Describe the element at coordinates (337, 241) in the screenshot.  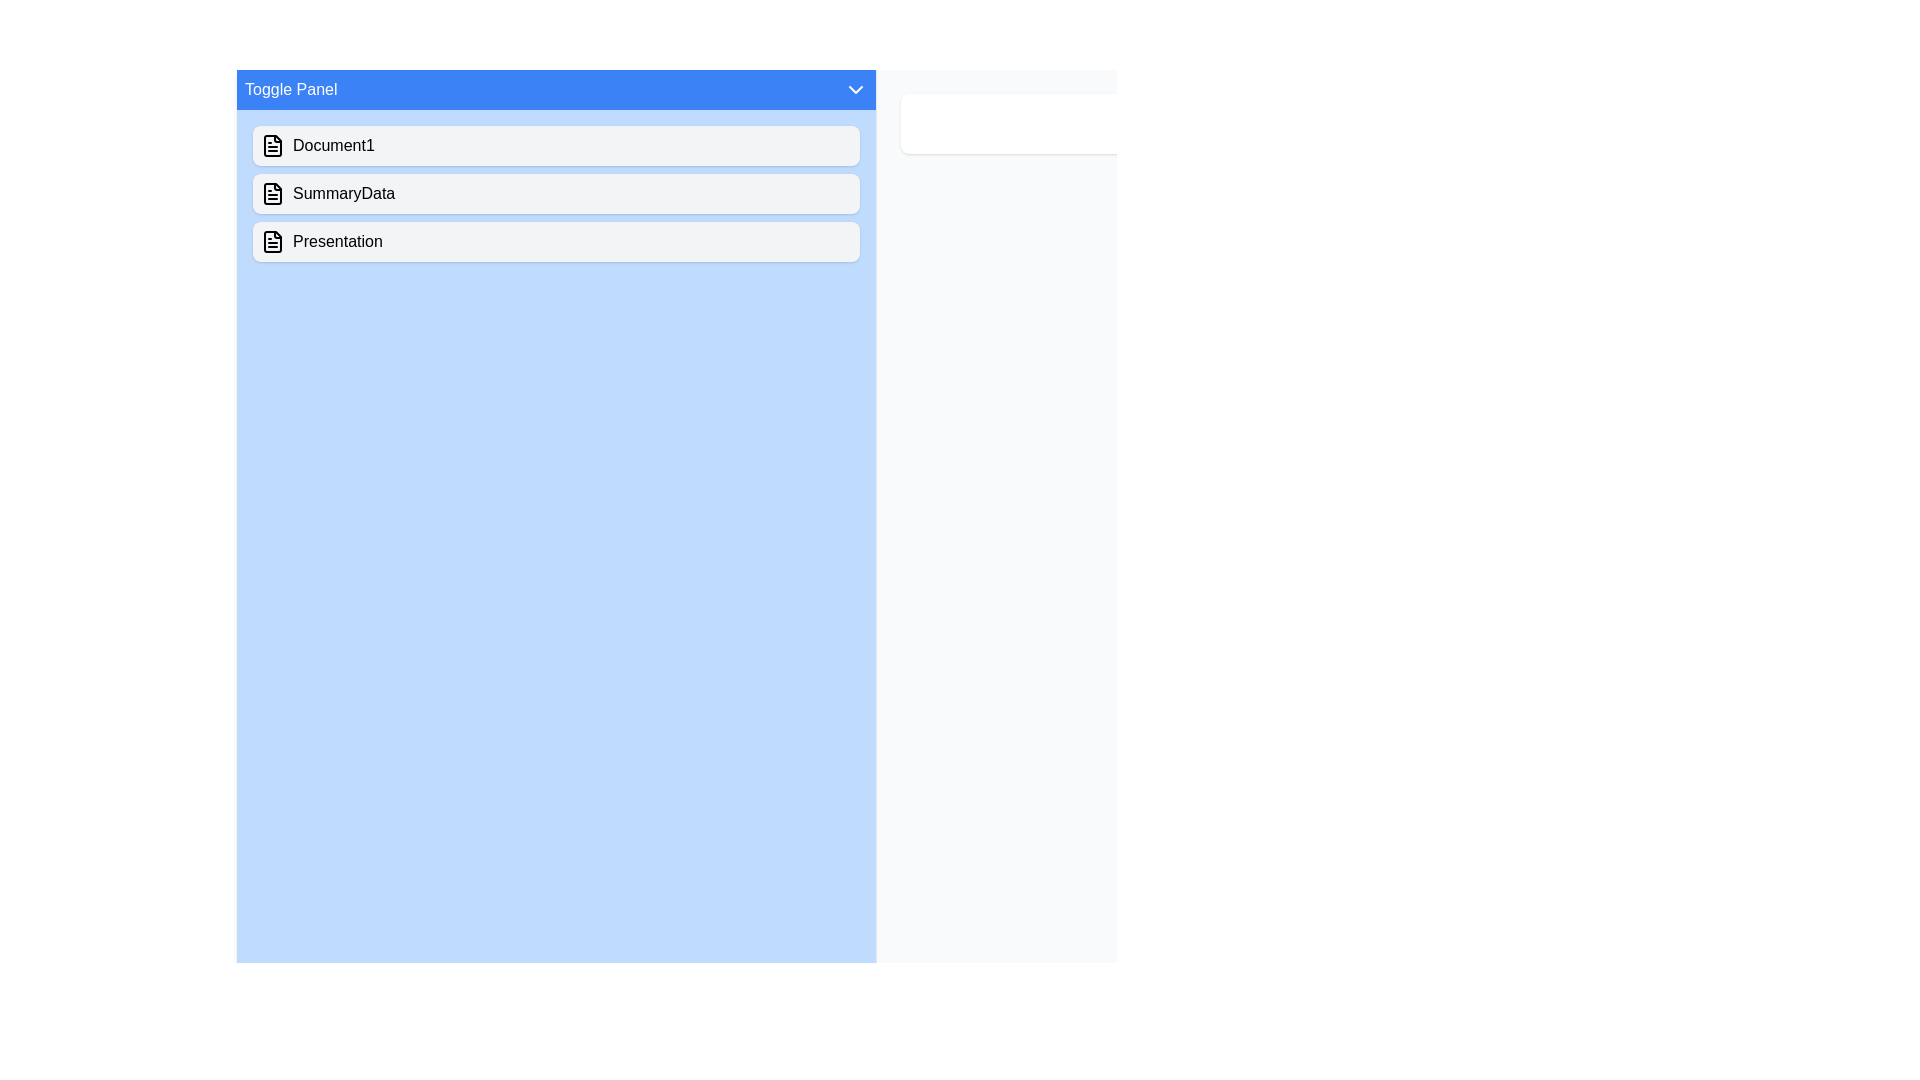
I see `the third text label in the vertical list that represents an item, located under a rounded card, following 'Document1' and 'SummaryData'` at that location.